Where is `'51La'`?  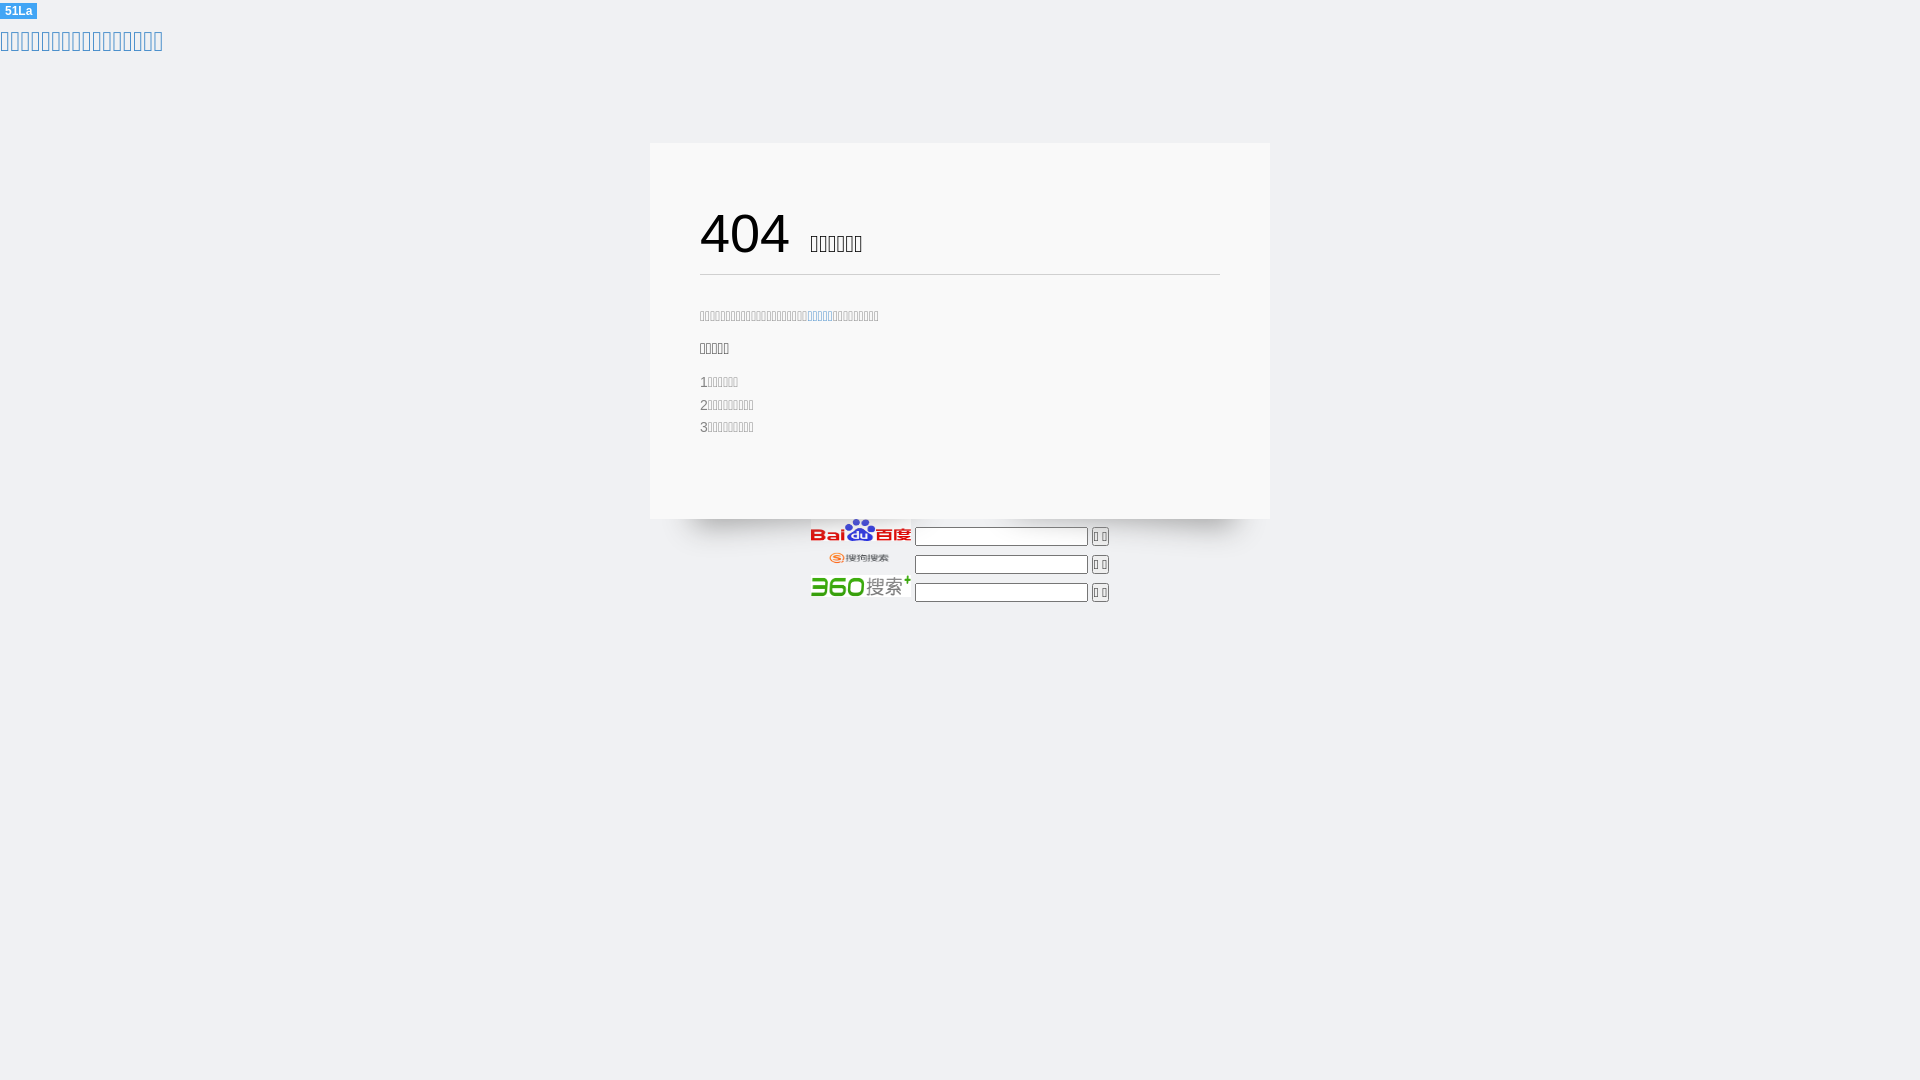
'51La' is located at coordinates (18, 10).